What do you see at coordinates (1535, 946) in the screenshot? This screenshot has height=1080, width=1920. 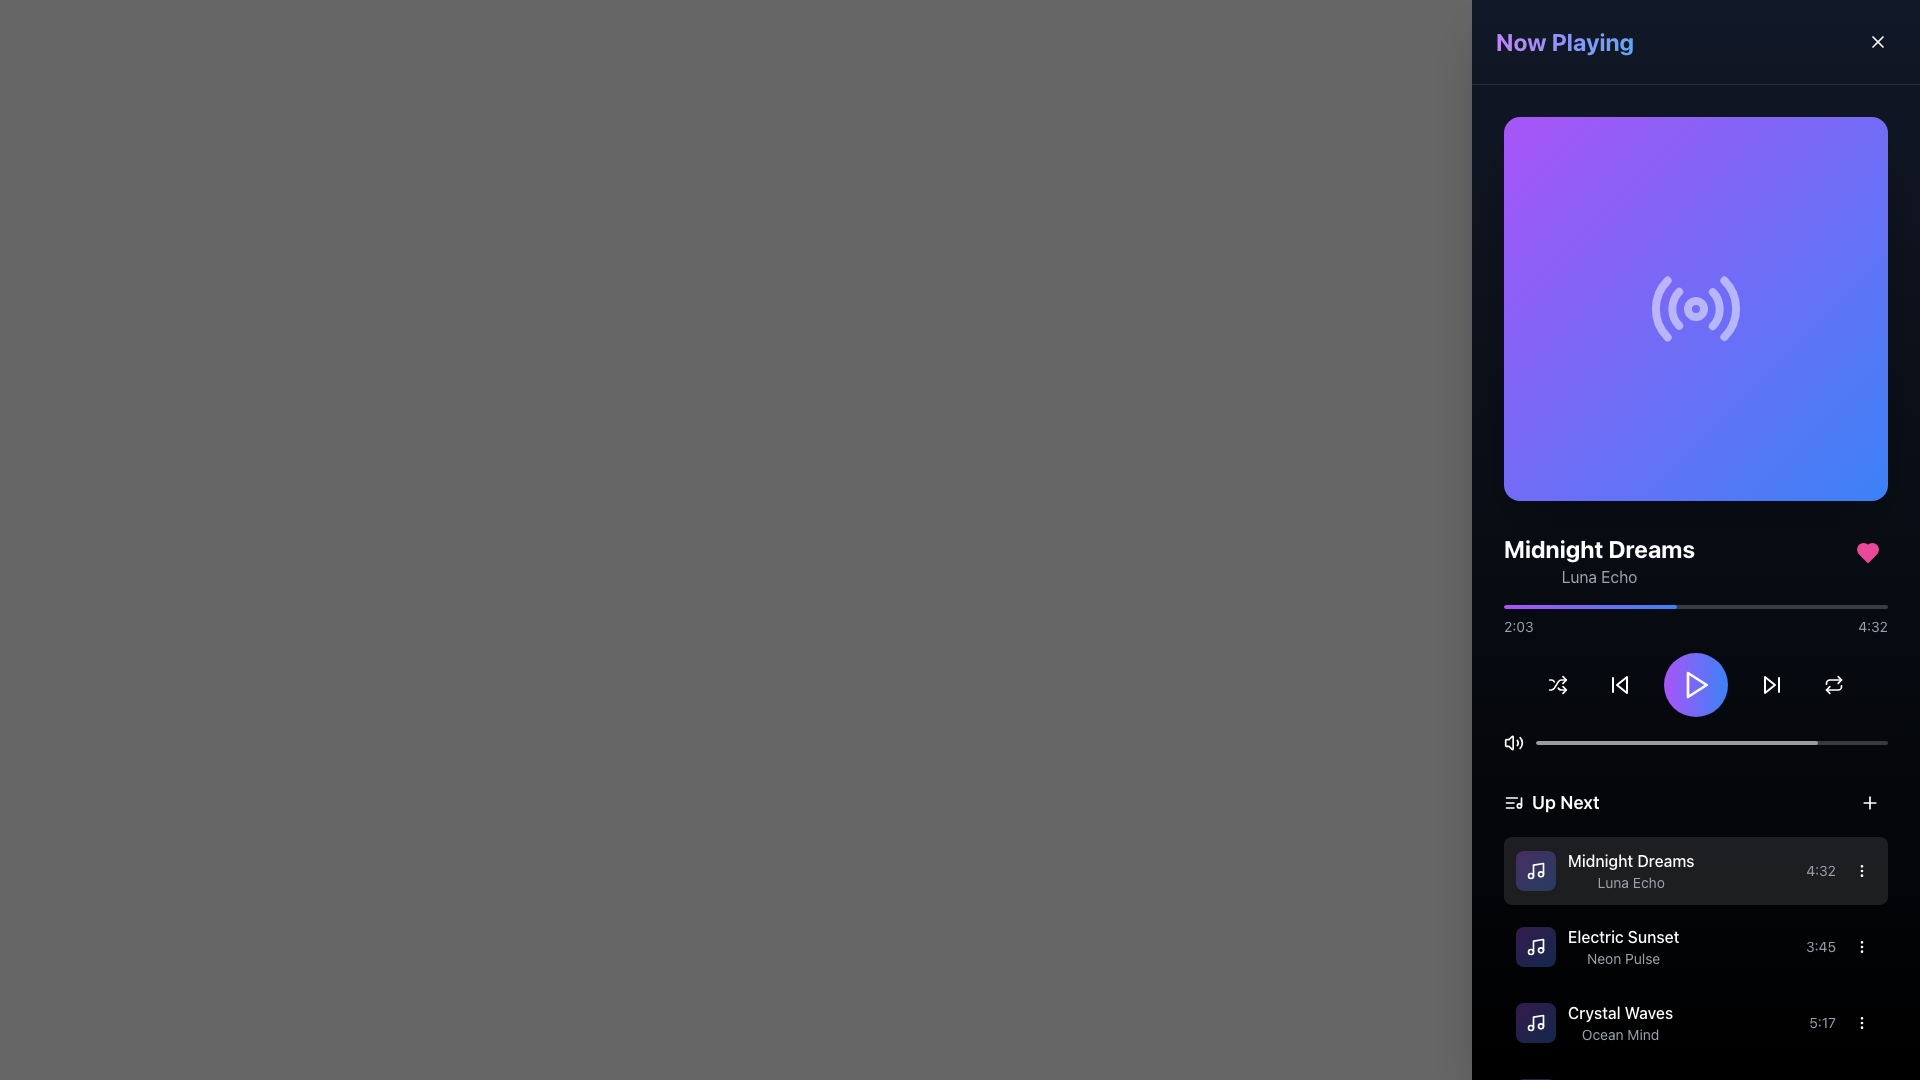 I see `the musical track icon located in the 'Up Next' section, positioned to the left of the text 'Midnight Dreams' and 'Luna Echo'` at bounding box center [1535, 946].